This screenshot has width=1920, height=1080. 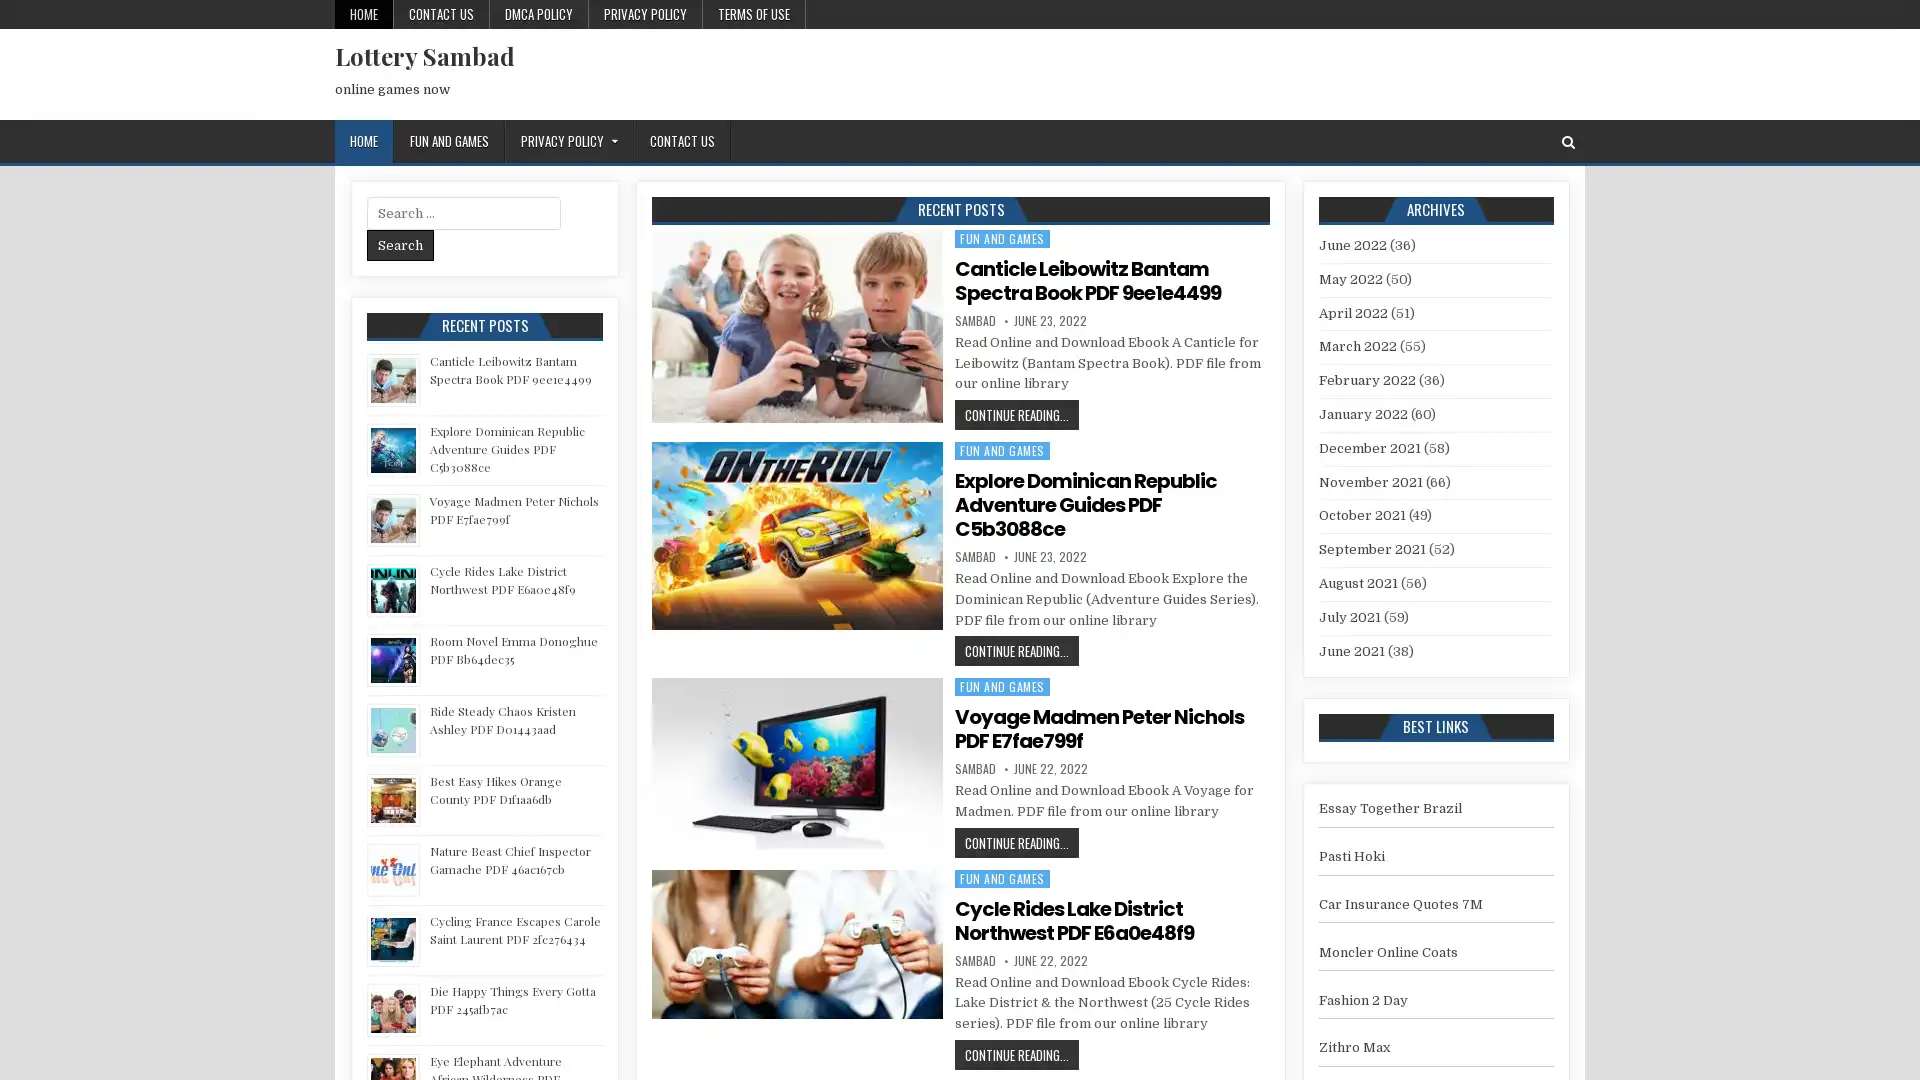 What do you see at coordinates (400, 244) in the screenshot?
I see `Search` at bounding box center [400, 244].